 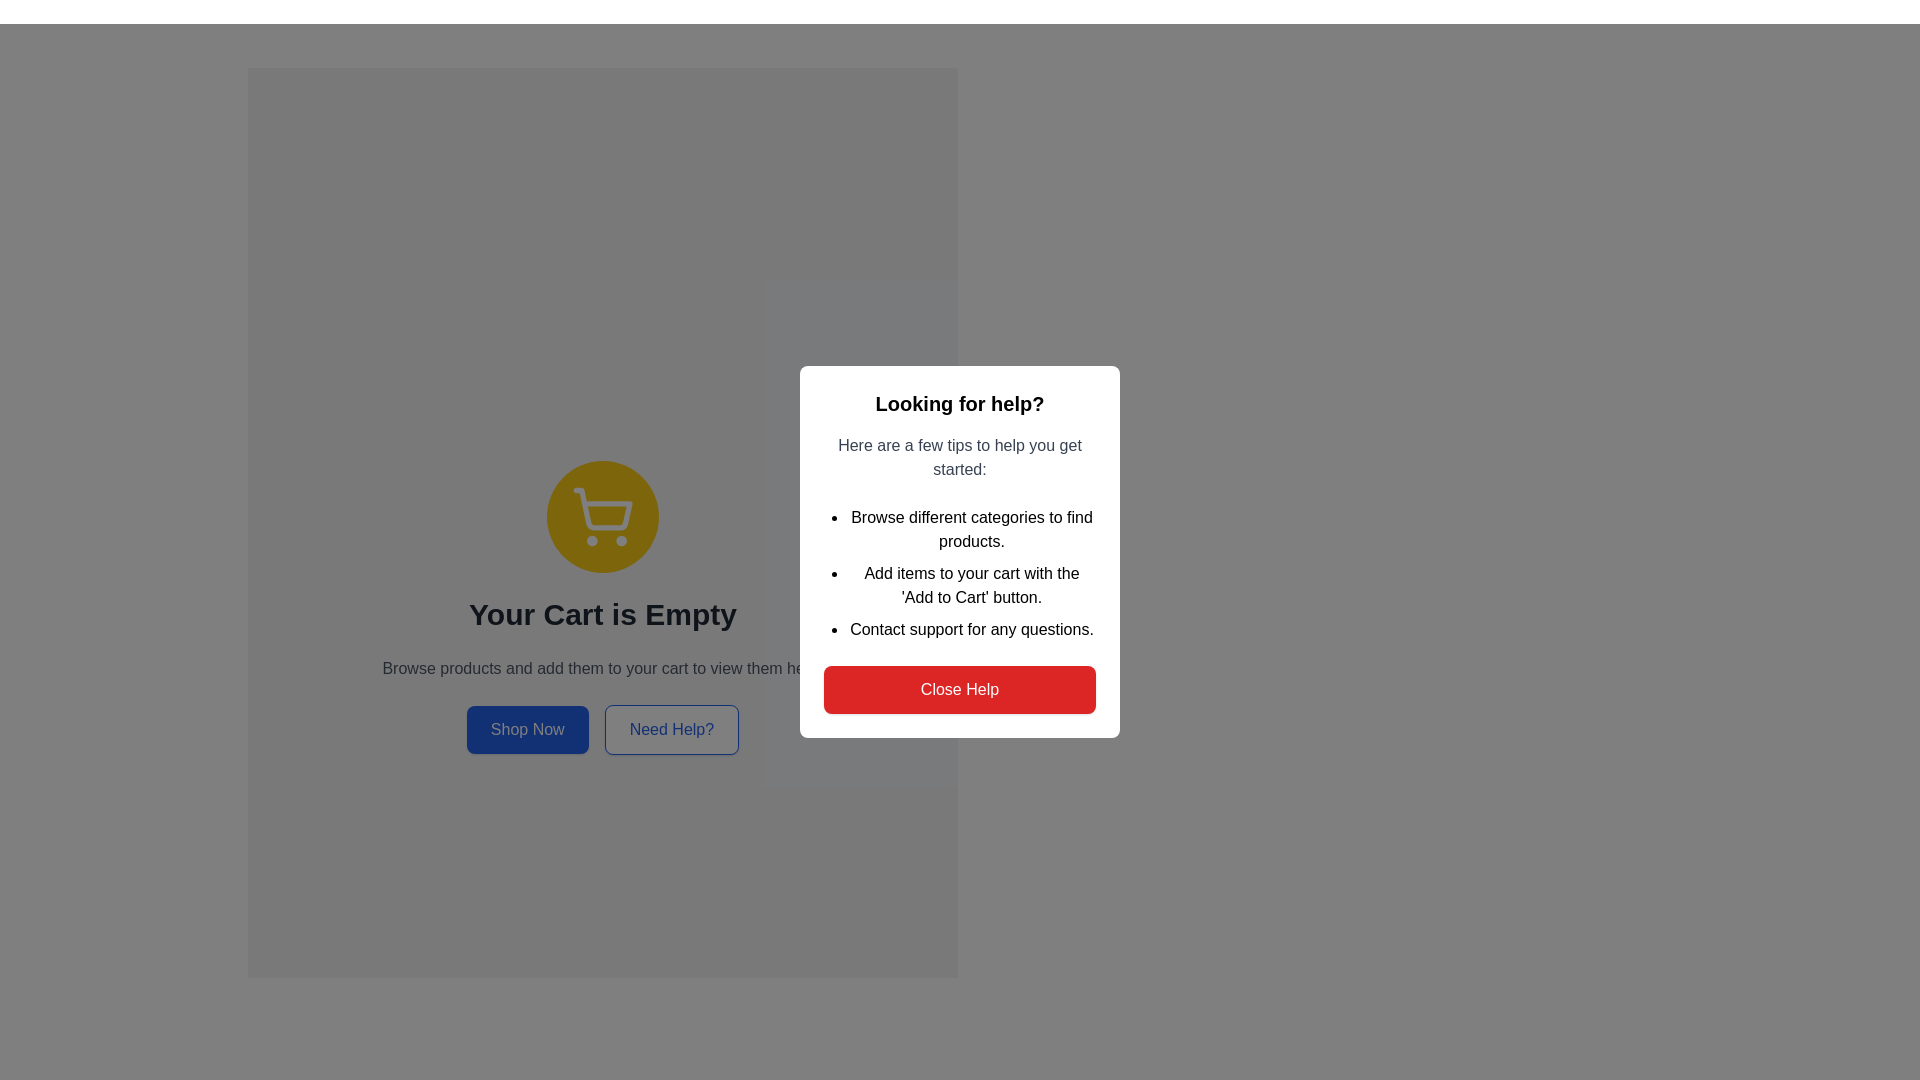 What do you see at coordinates (971, 628) in the screenshot?
I see `the static text element that provides guidance to contact support for assistance, located below the bullet point 'Add items to your cart with the 'Add to Cart' button.' in the modal titled 'Looking for help?'` at bounding box center [971, 628].